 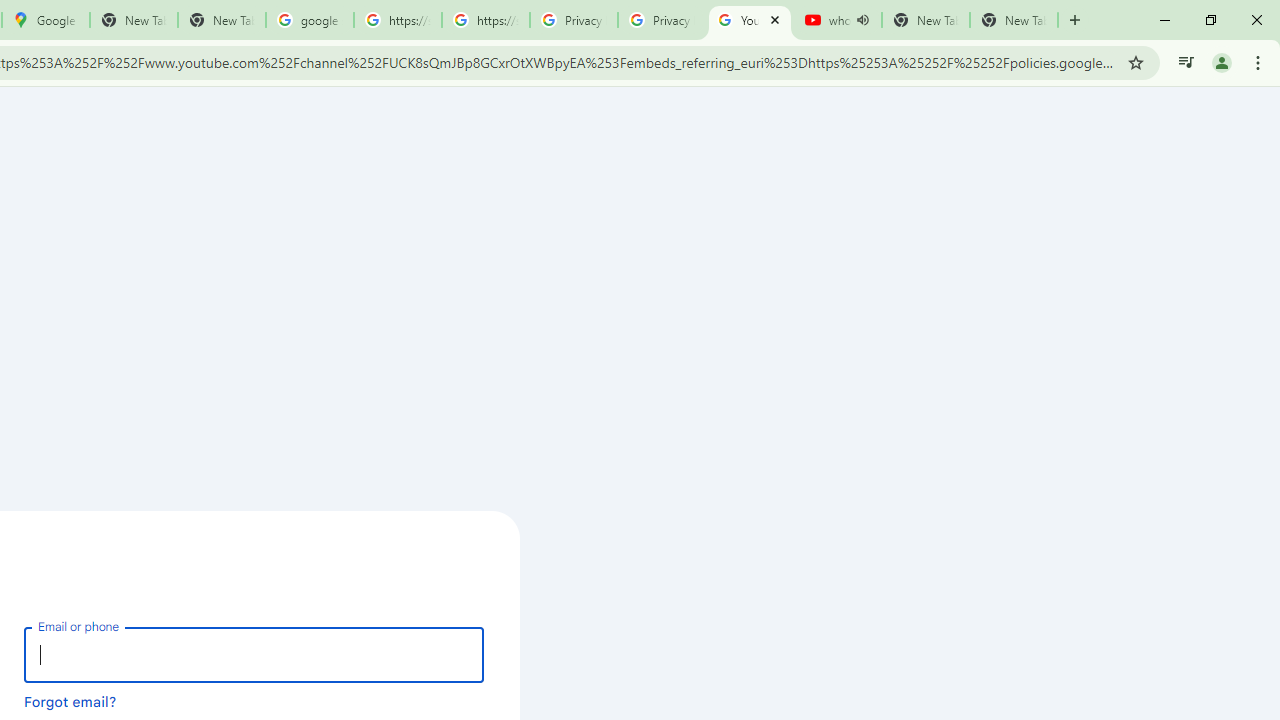 I want to click on 'Email or phone', so click(x=253, y=654).